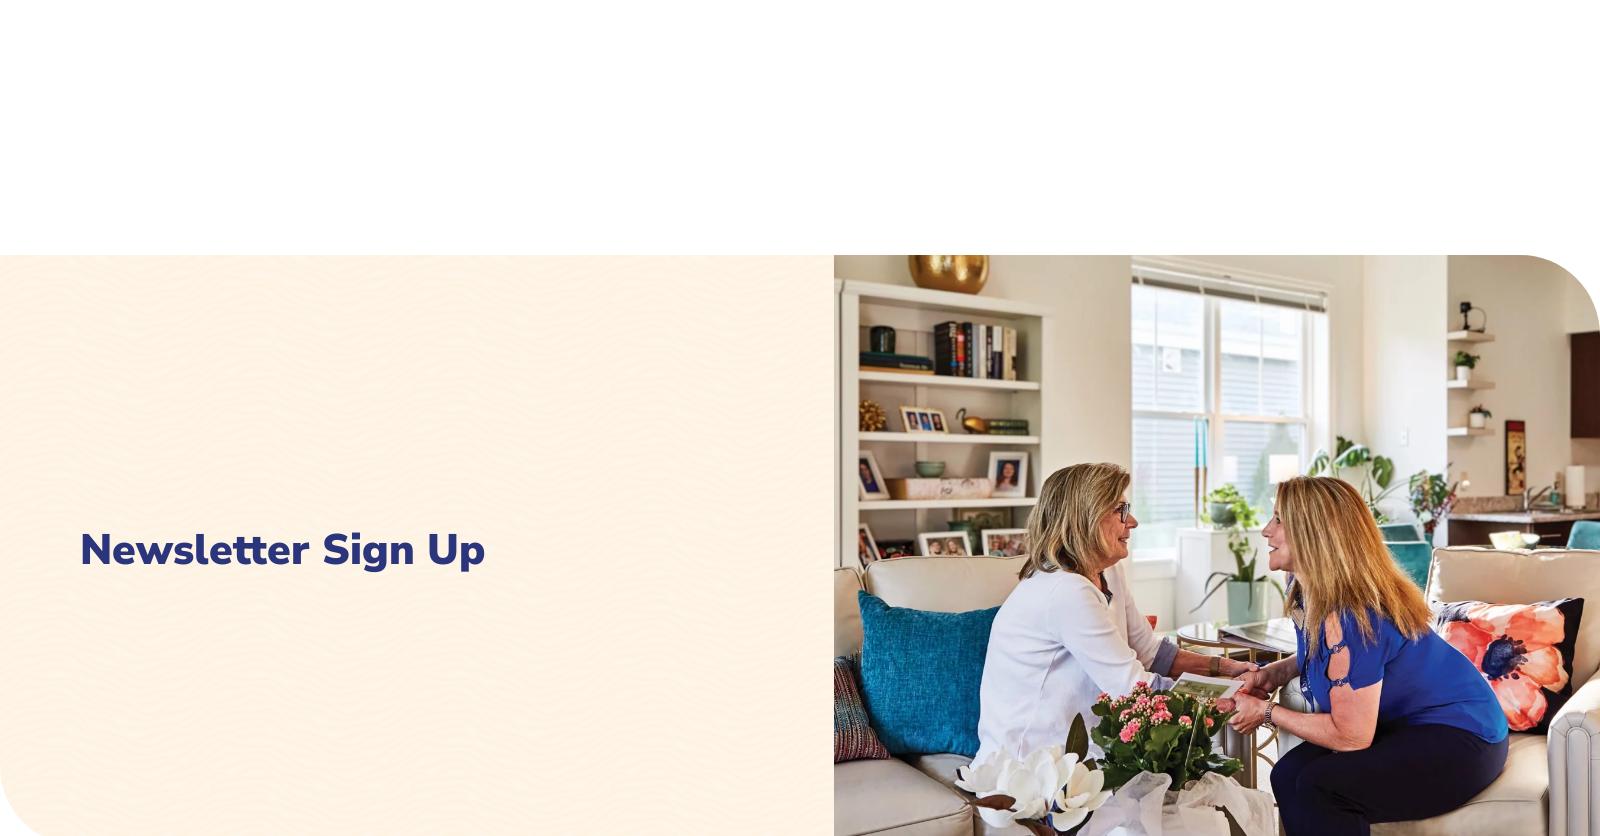  I want to click on 'Newsletter Sign Up', so click(1192, 539).